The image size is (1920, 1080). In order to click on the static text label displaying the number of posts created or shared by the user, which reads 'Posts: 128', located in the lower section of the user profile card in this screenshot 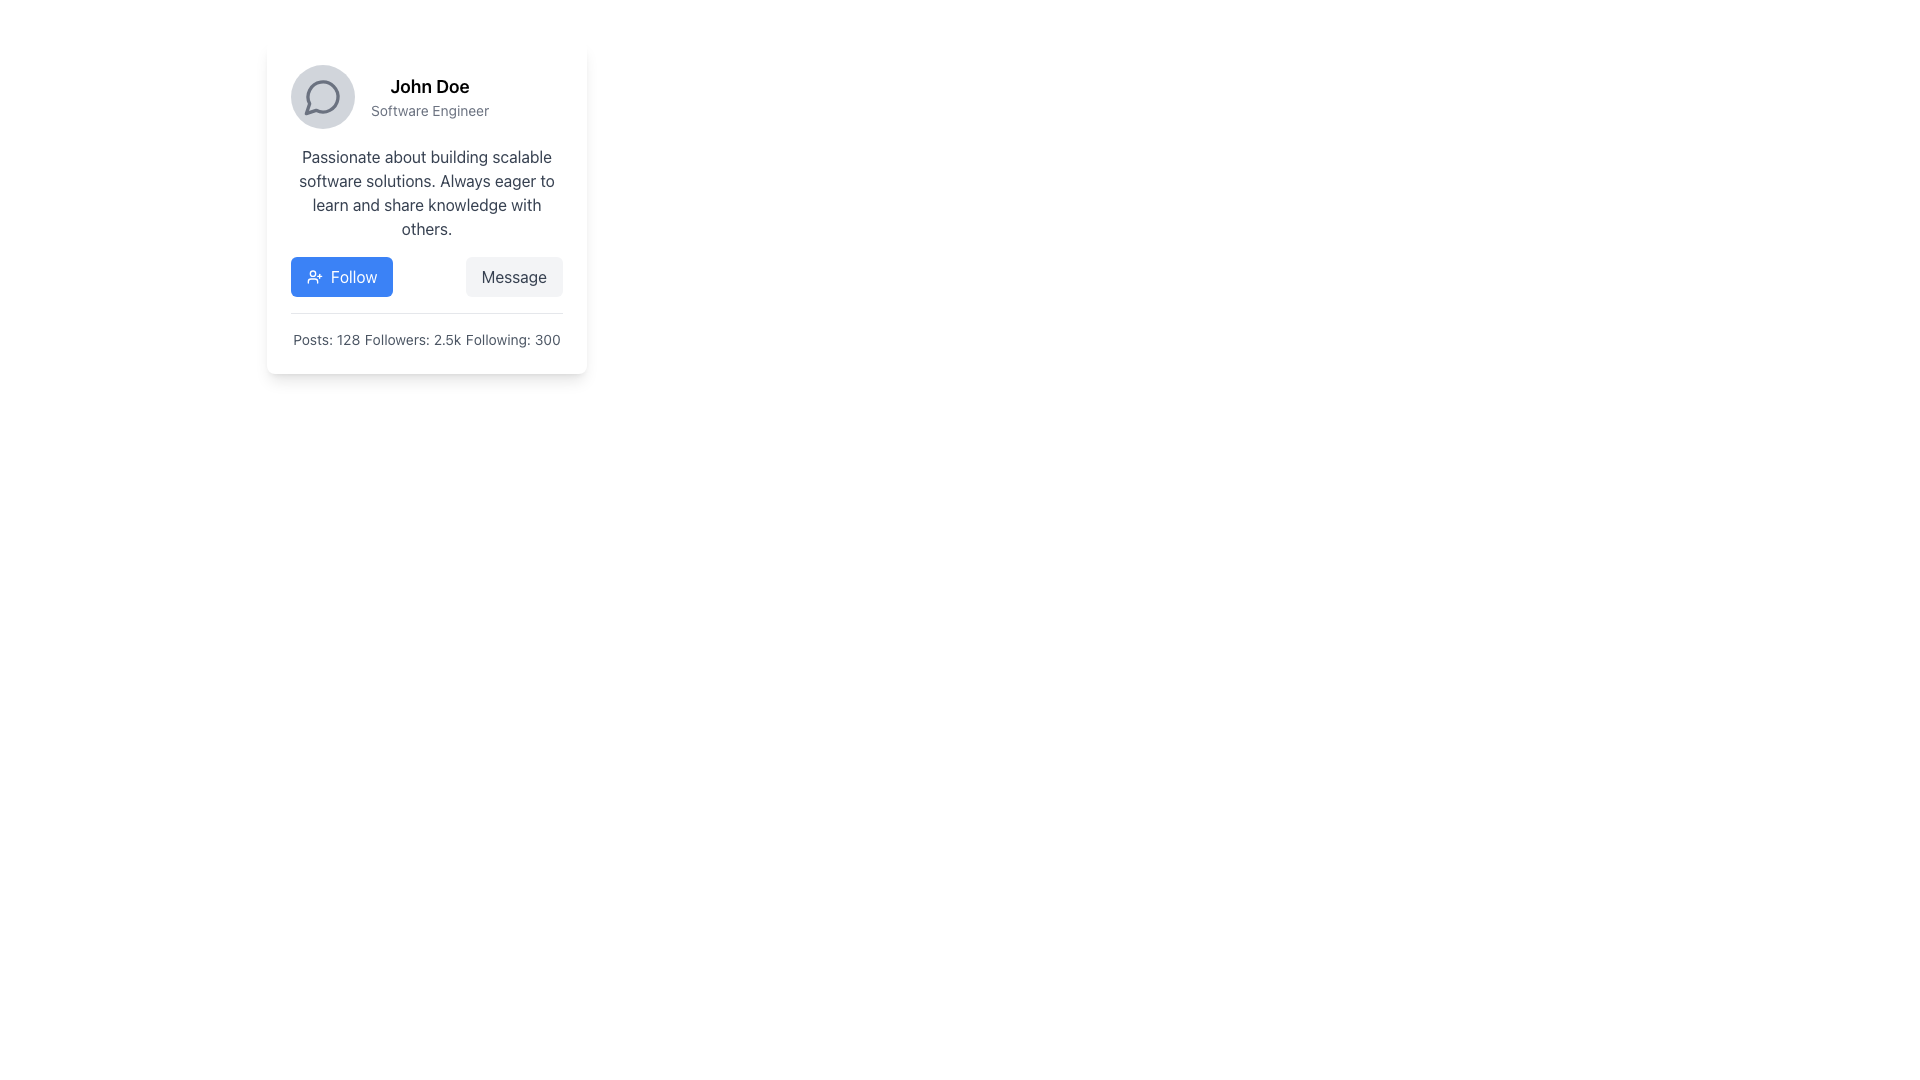, I will do `click(326, 338)`.